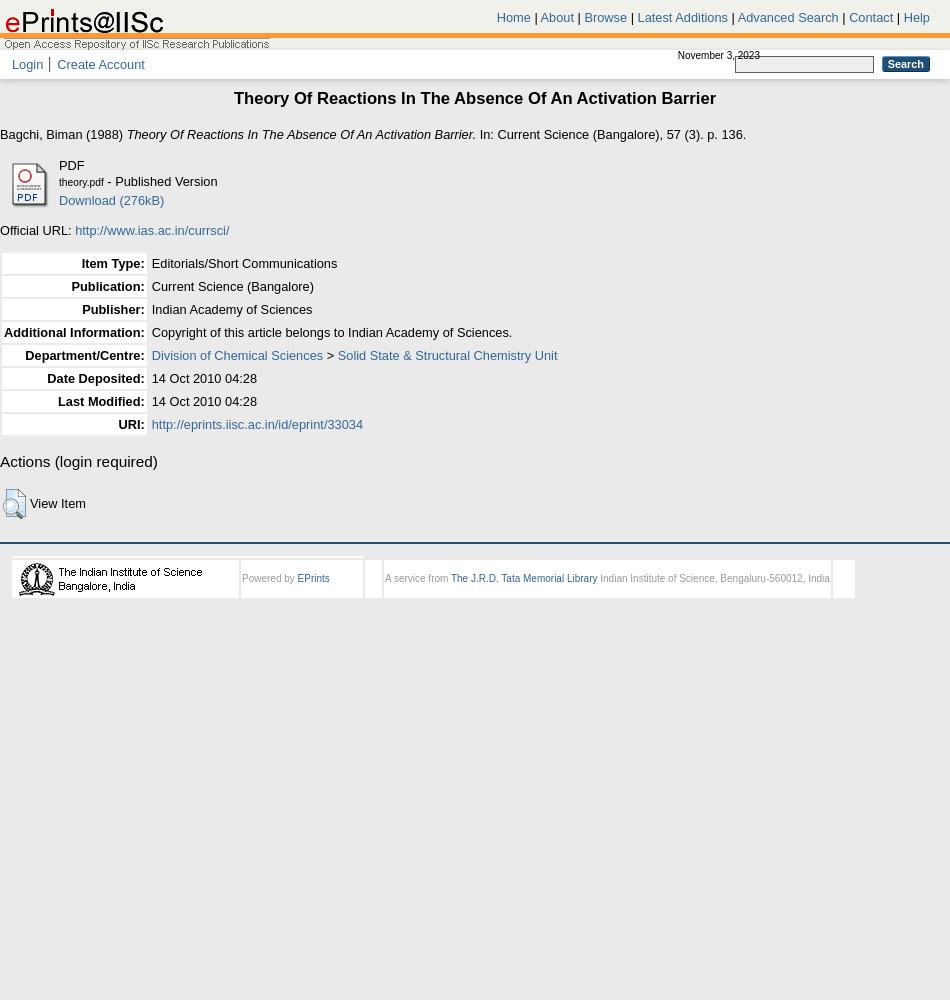 This screenshot has width=950, height=1000. I want to click on 'Bagchi, Biman', so click(41, 133).